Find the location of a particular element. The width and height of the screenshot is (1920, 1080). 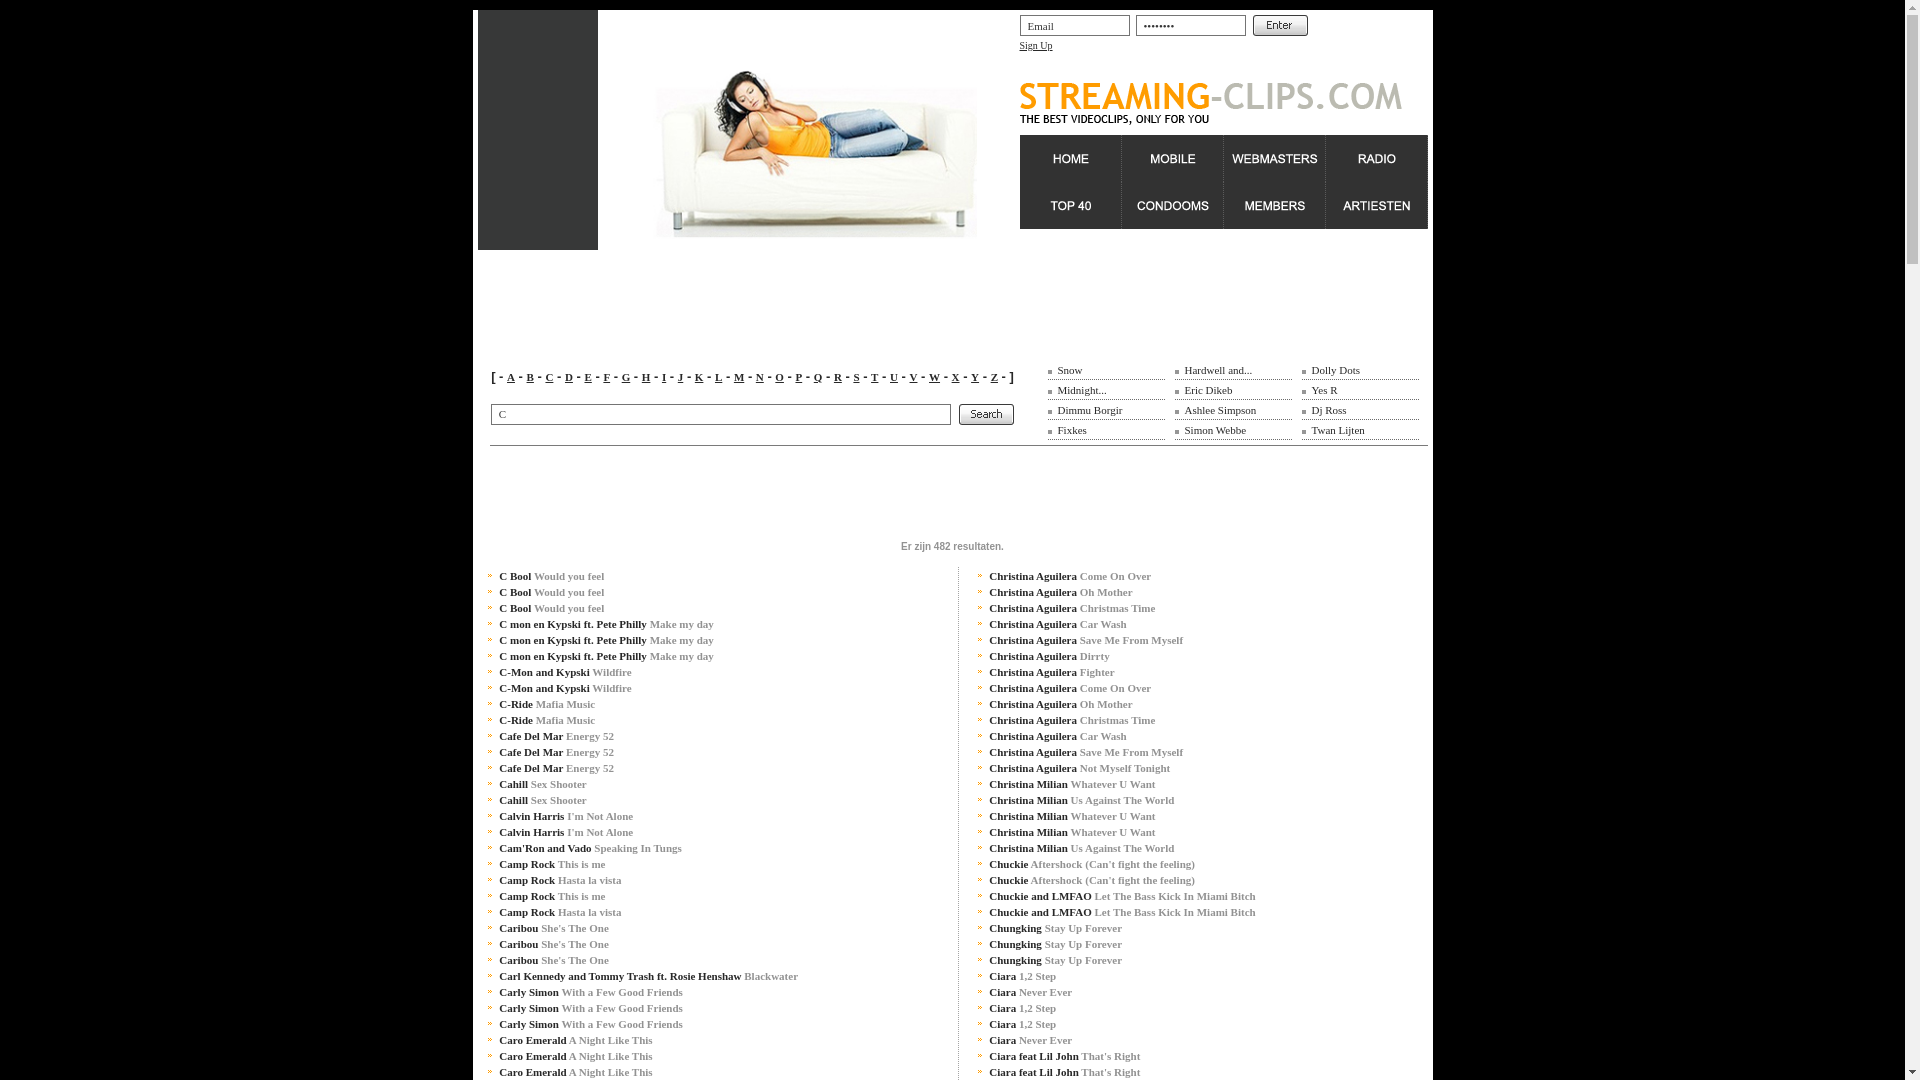

'H' is located at coordinates (646, 377).